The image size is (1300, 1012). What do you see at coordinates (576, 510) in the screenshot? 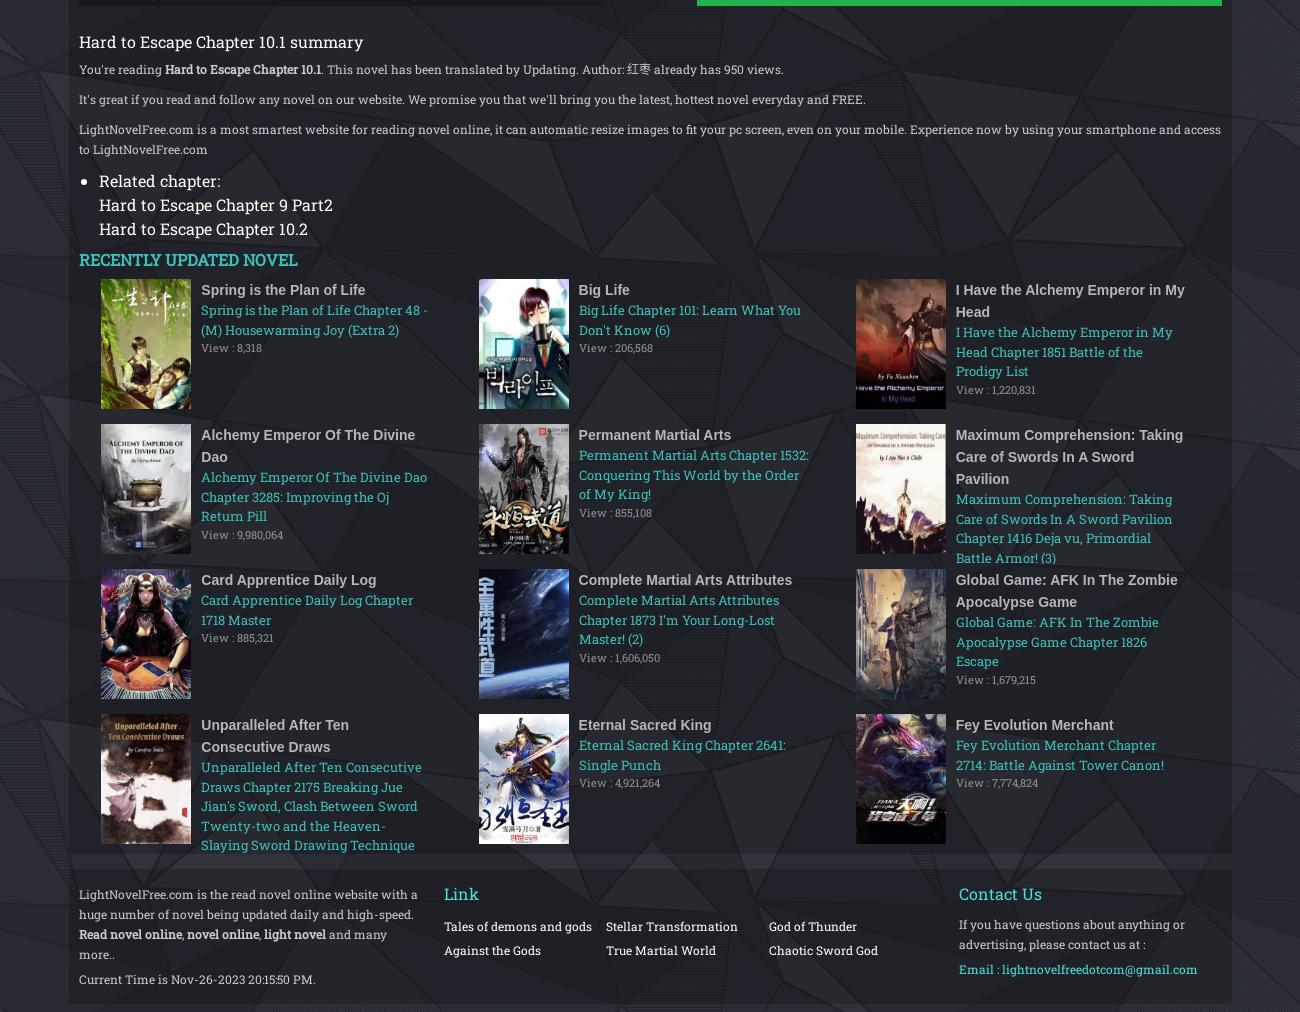
I see `'View : 855,108'` at bounding box center [576, 510].